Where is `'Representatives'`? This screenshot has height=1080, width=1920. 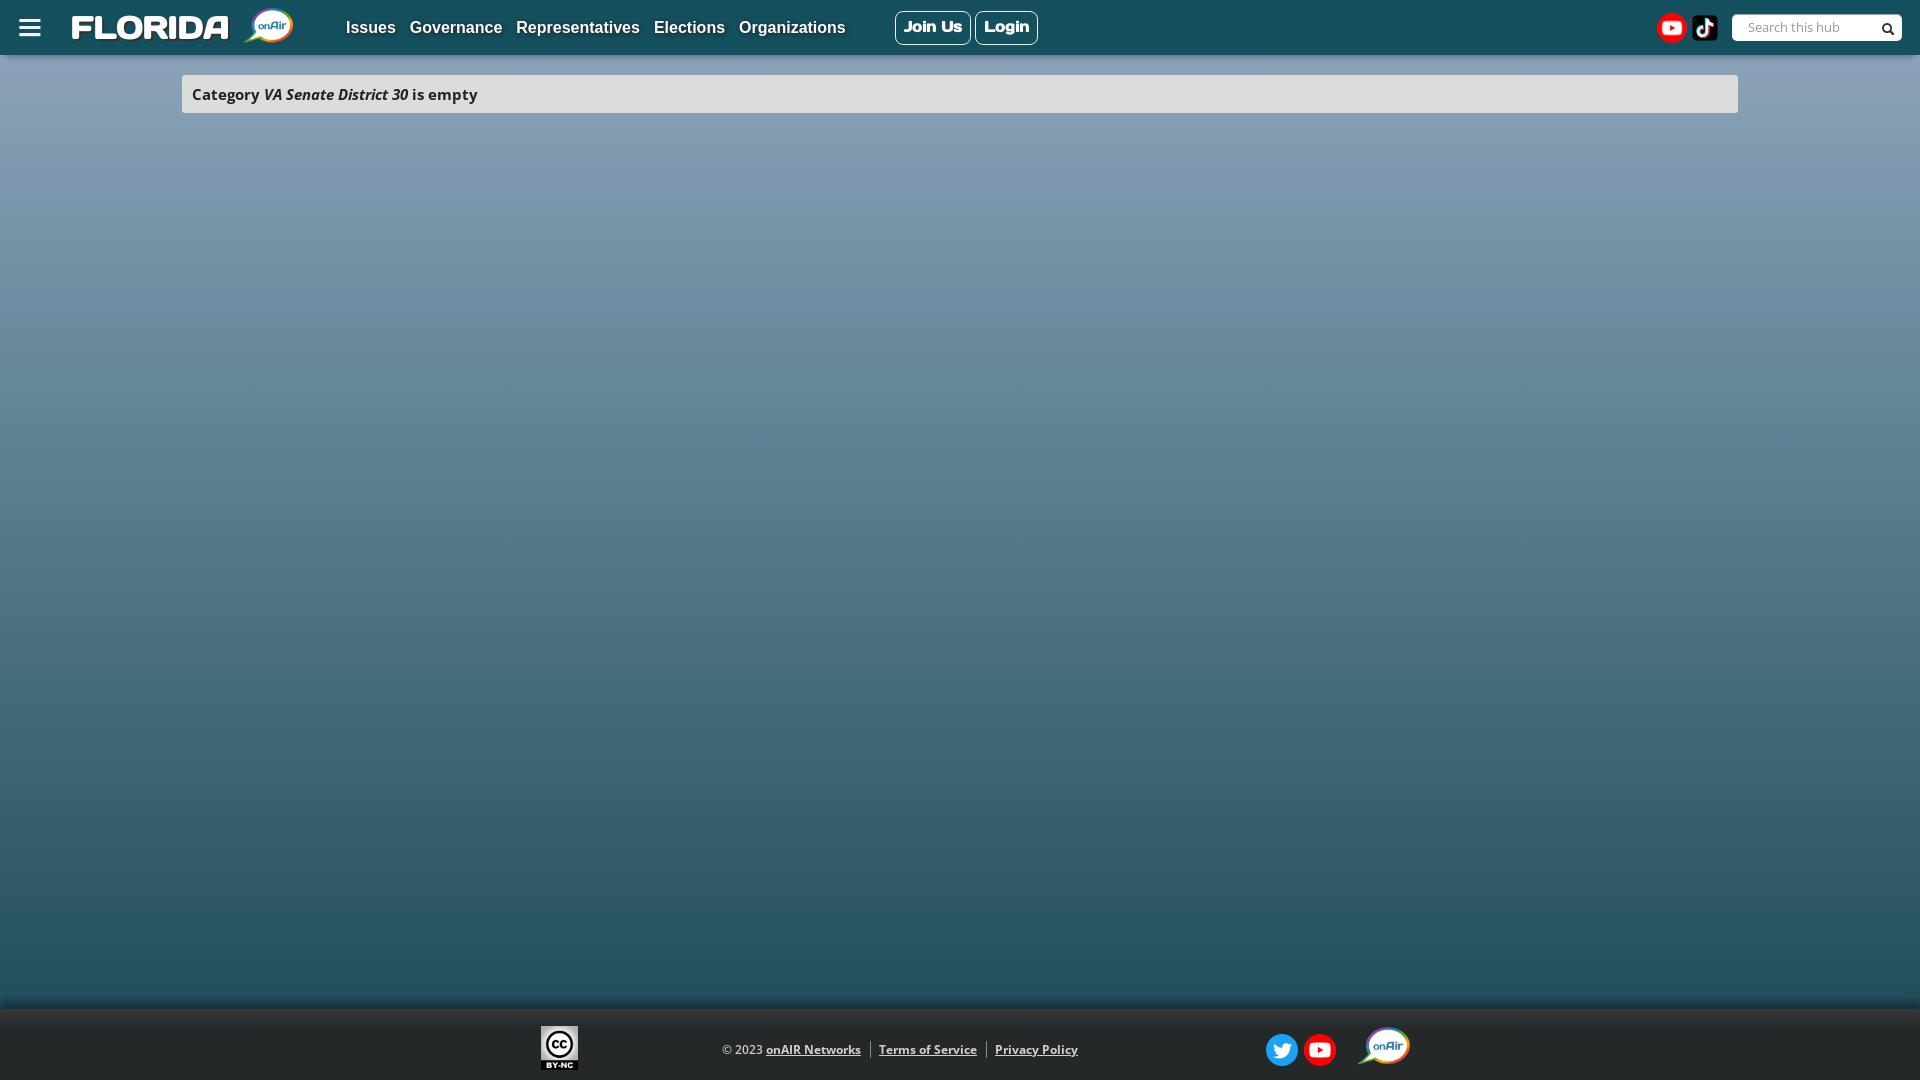
'Representatives' is located at coordinates (576, 29).